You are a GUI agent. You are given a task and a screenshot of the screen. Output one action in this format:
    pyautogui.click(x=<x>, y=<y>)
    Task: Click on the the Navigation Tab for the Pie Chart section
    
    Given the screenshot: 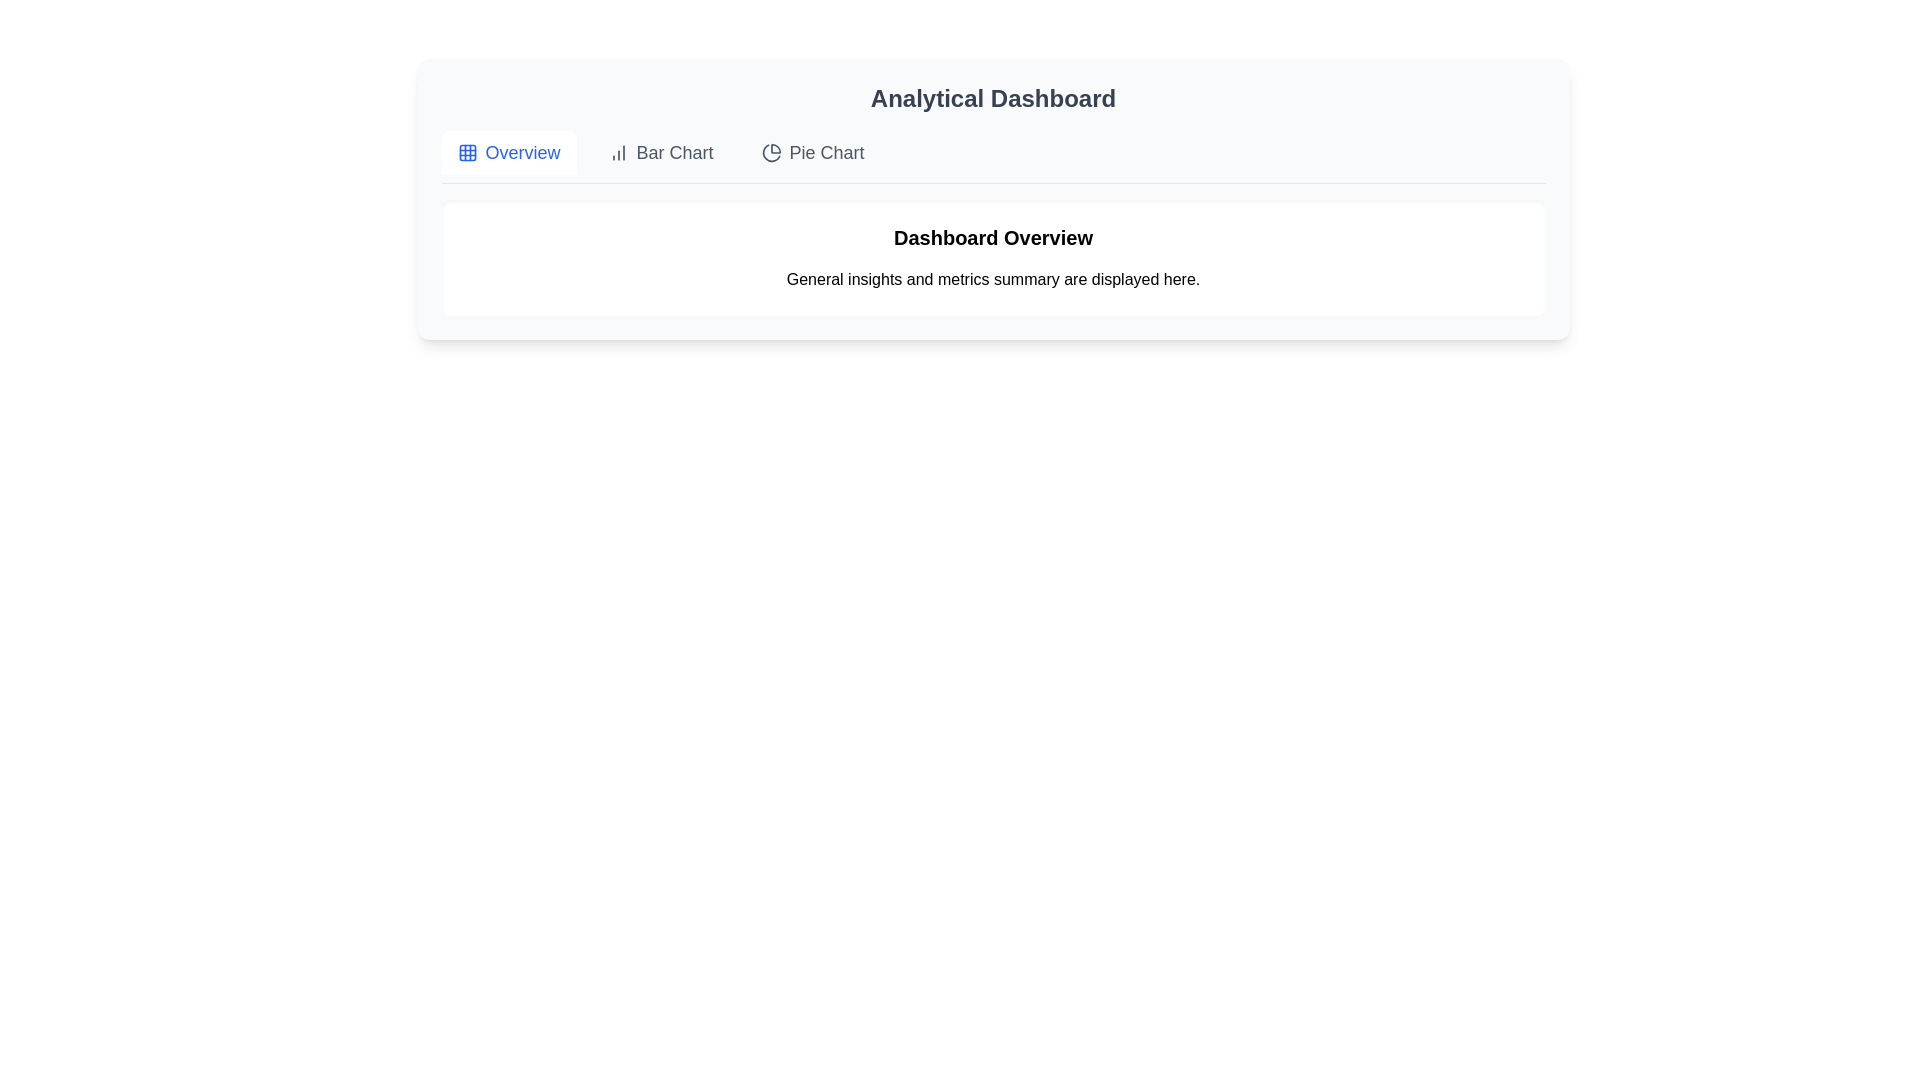 What is the action you would take?
    pyautogui.click(x=813, y=152)
    